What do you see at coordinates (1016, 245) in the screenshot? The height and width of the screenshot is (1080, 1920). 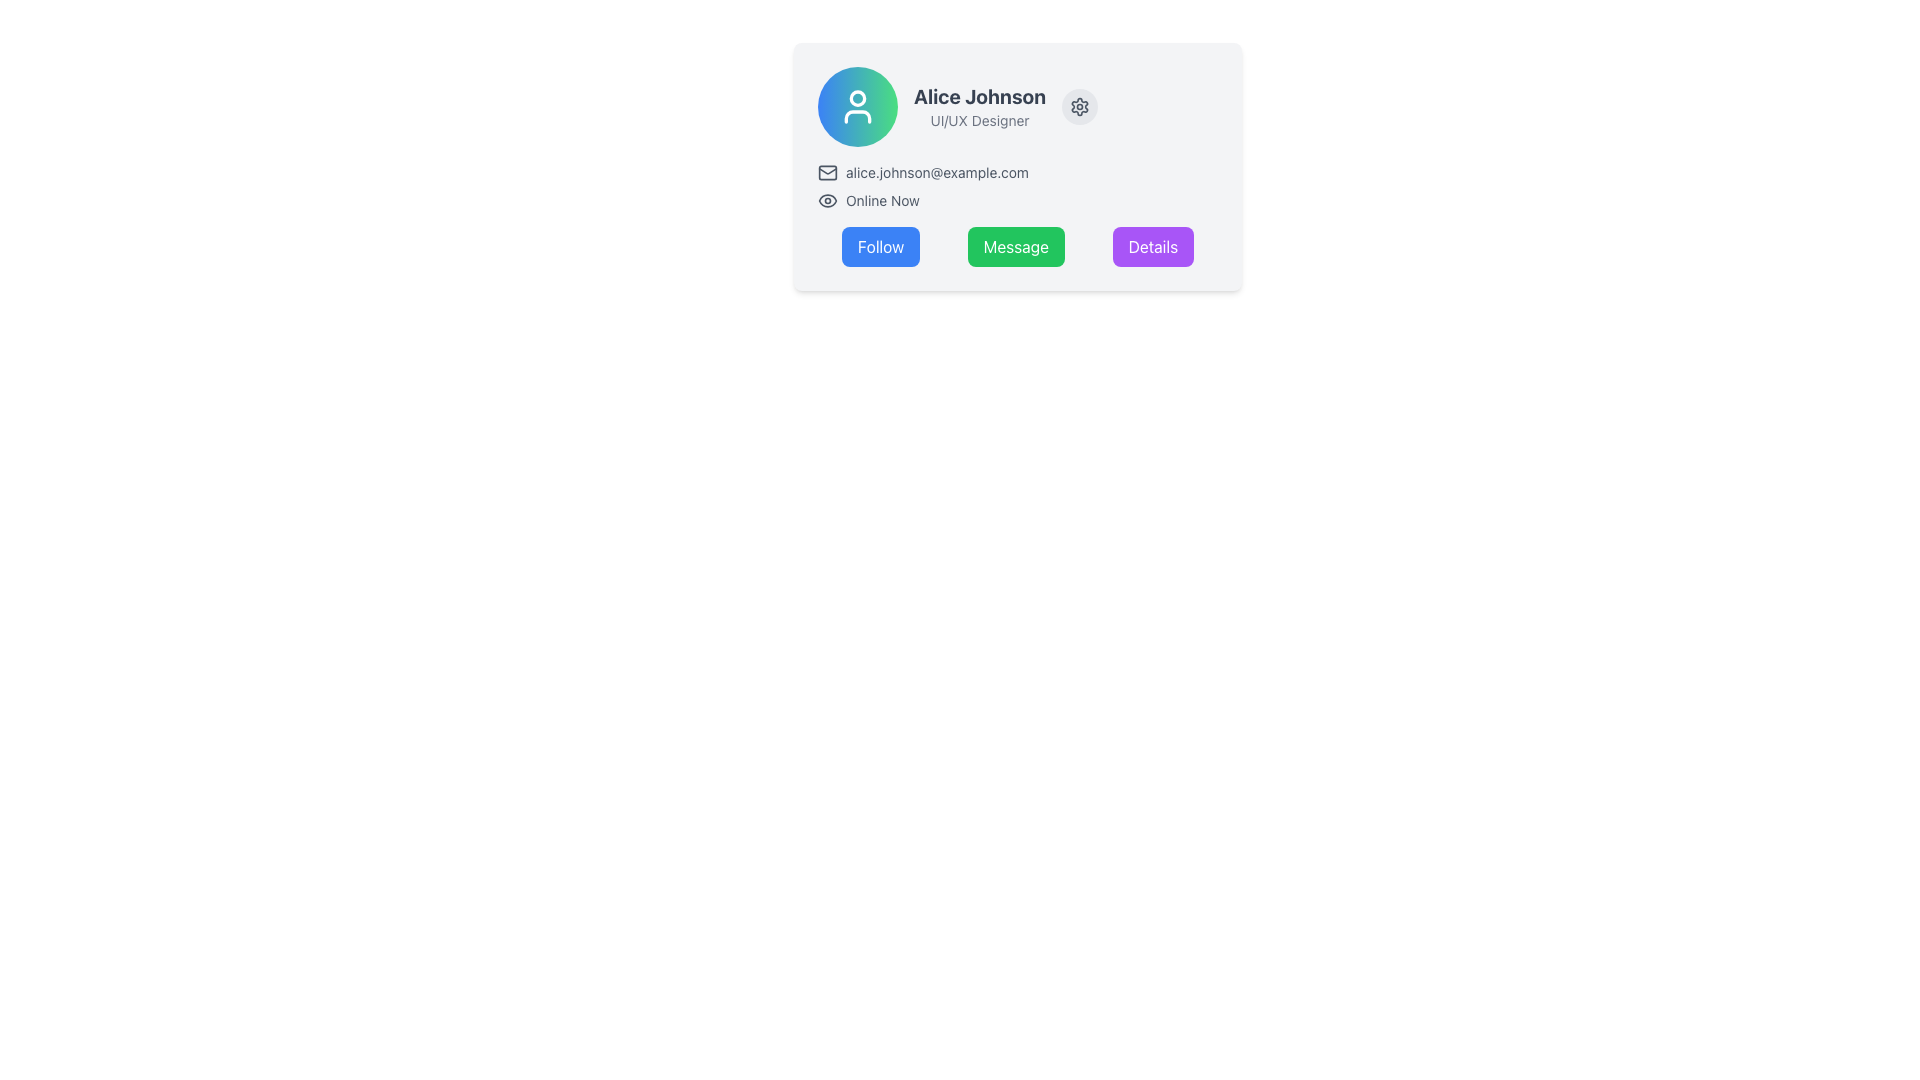 I see `the green 'Message' button with rounded corners` at bounding box center [1016, 245].